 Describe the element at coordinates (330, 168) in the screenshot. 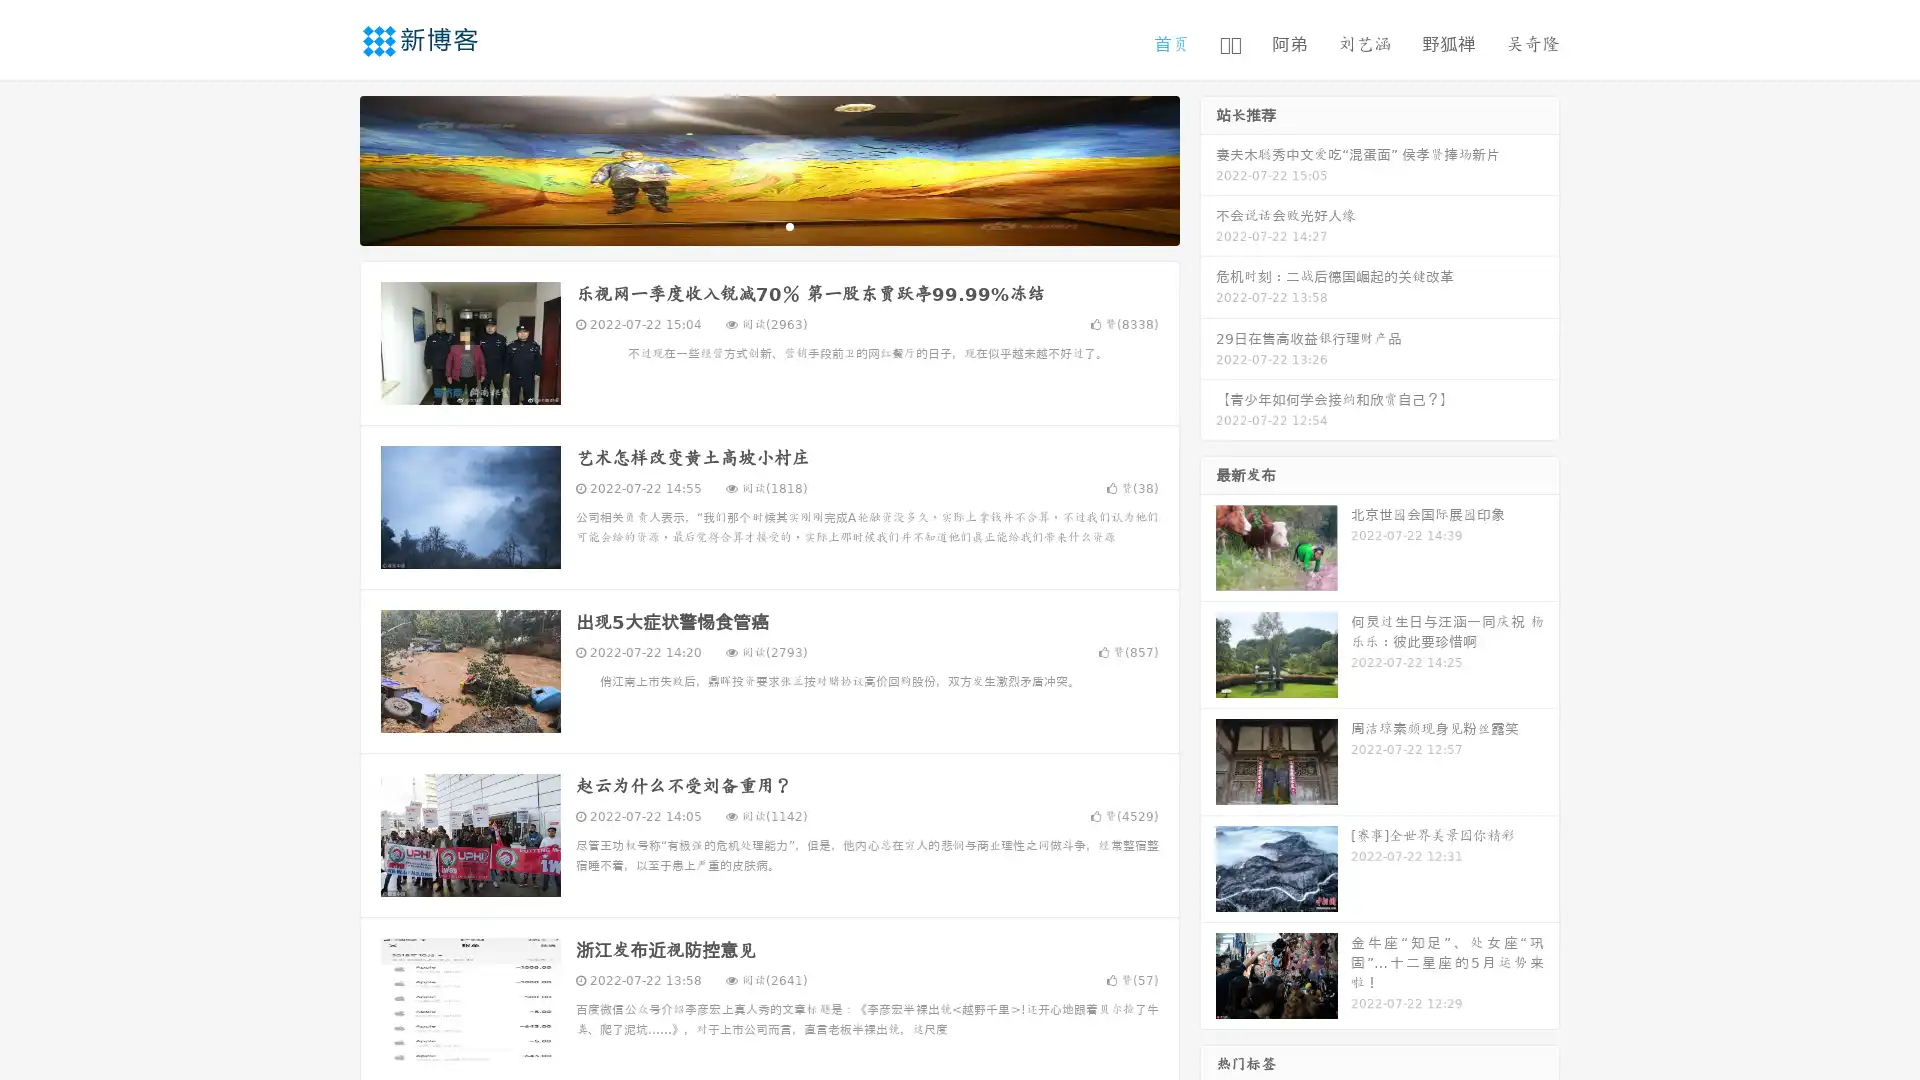

I see `Previous slide` at that location.